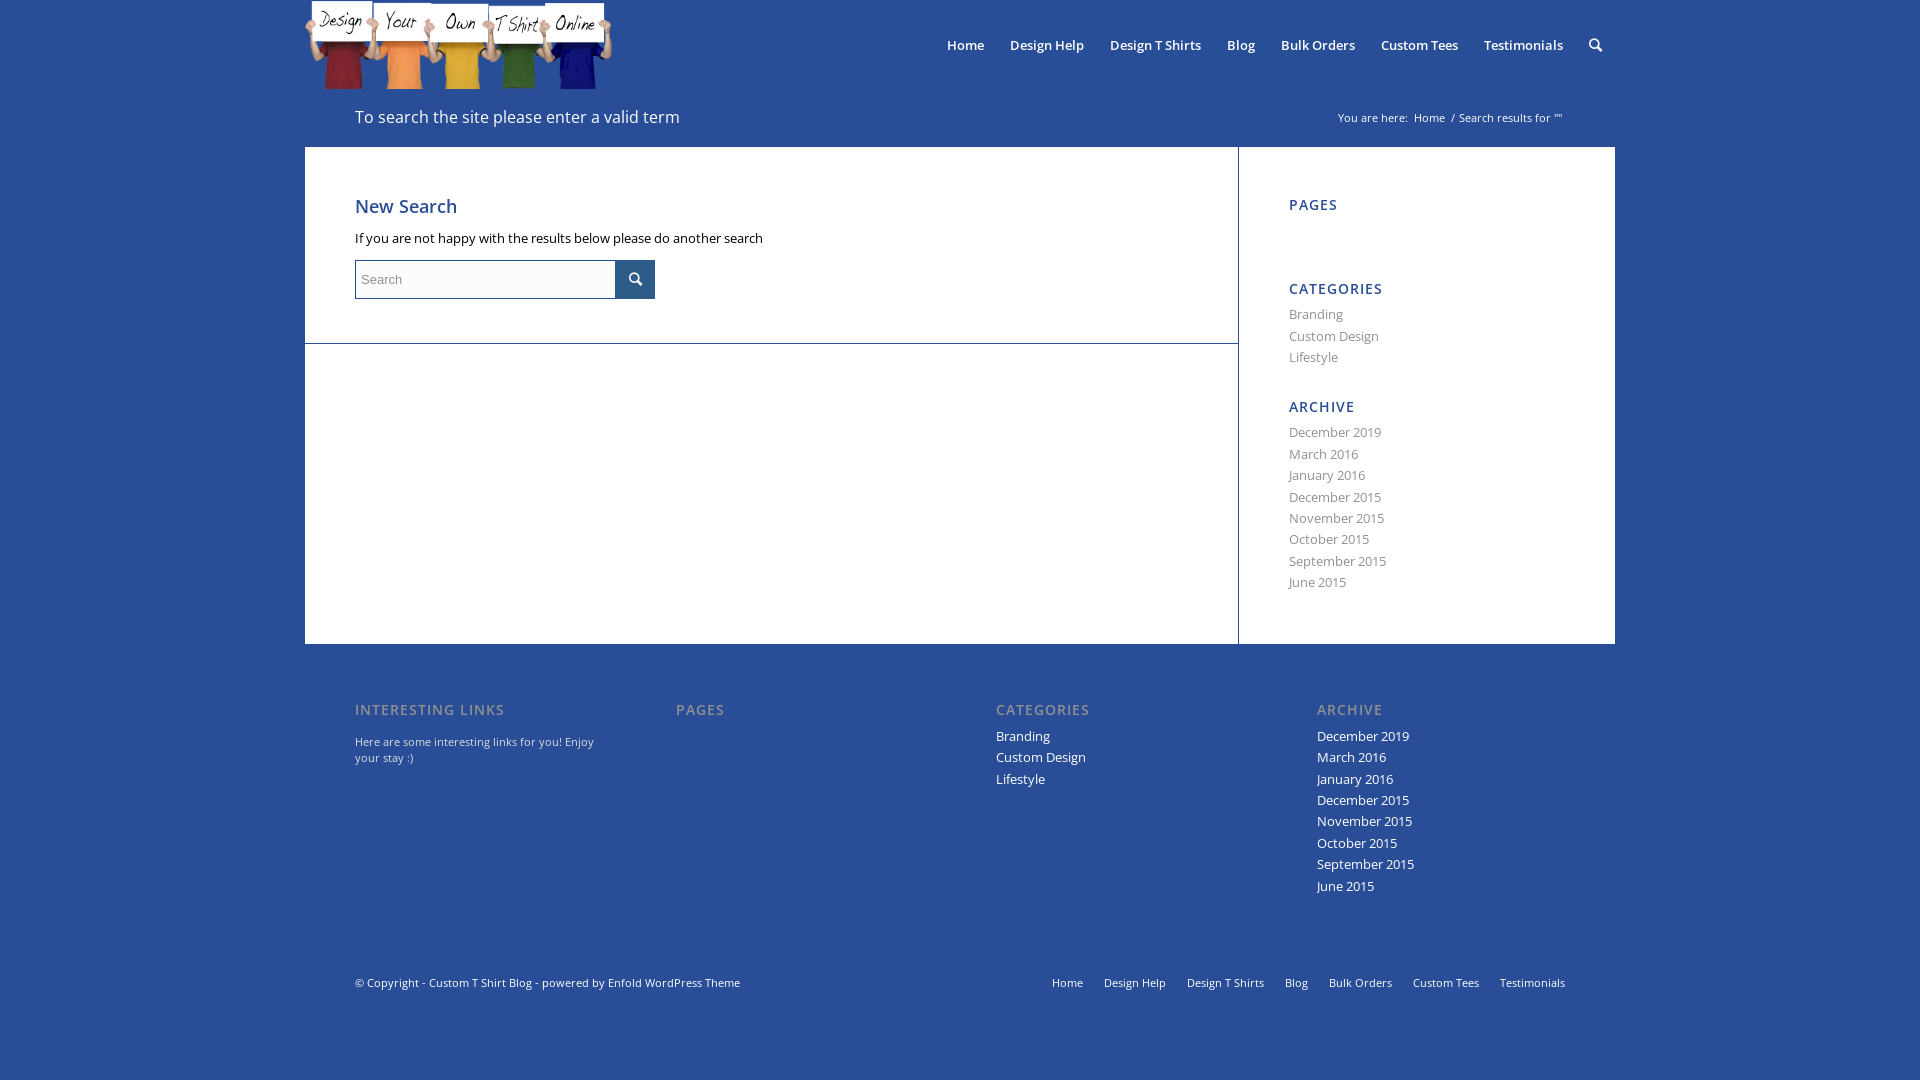 Image resolution: width=1920 pixels, height=1080 pixels. What do you see at coordinates (1317, 582) in the screenshot?
I see `'June 2015'` at bounding box center [1317, 582].